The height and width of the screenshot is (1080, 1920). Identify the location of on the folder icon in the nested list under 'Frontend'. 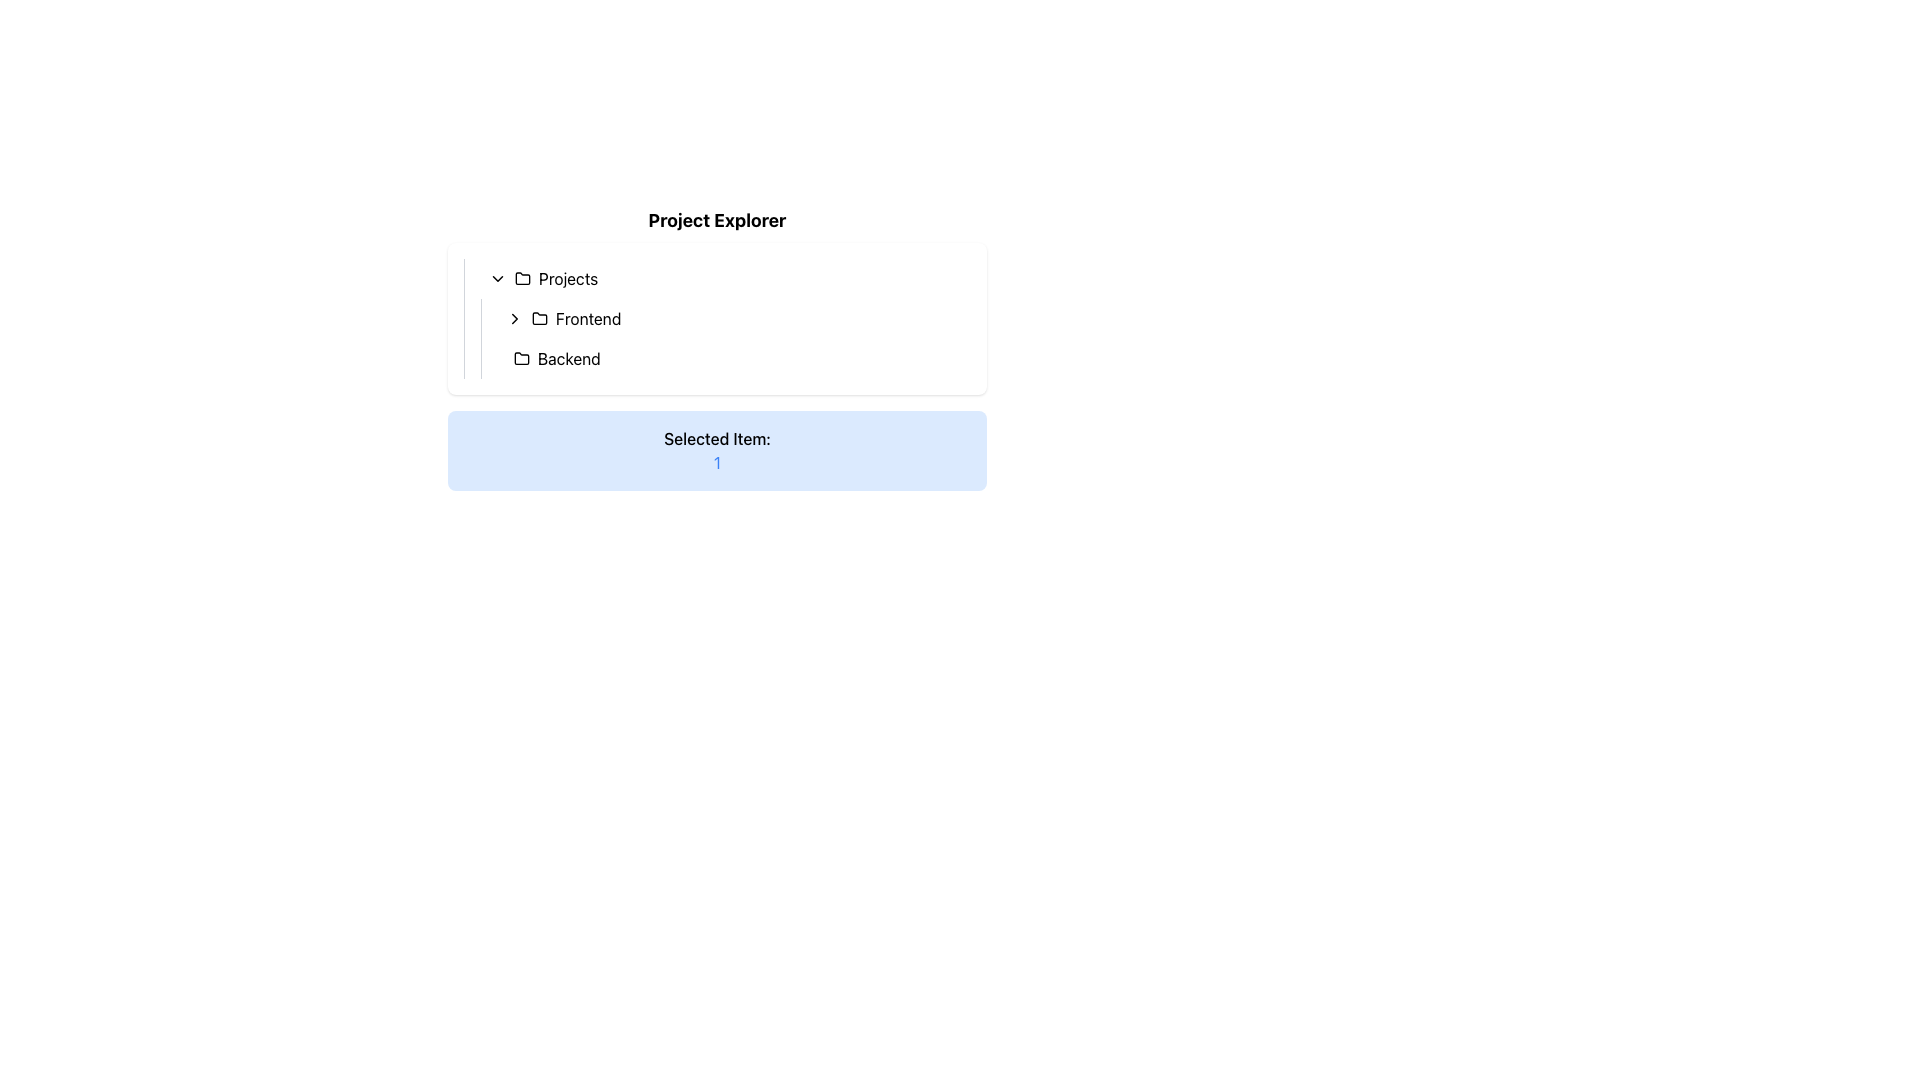
(539, 316).